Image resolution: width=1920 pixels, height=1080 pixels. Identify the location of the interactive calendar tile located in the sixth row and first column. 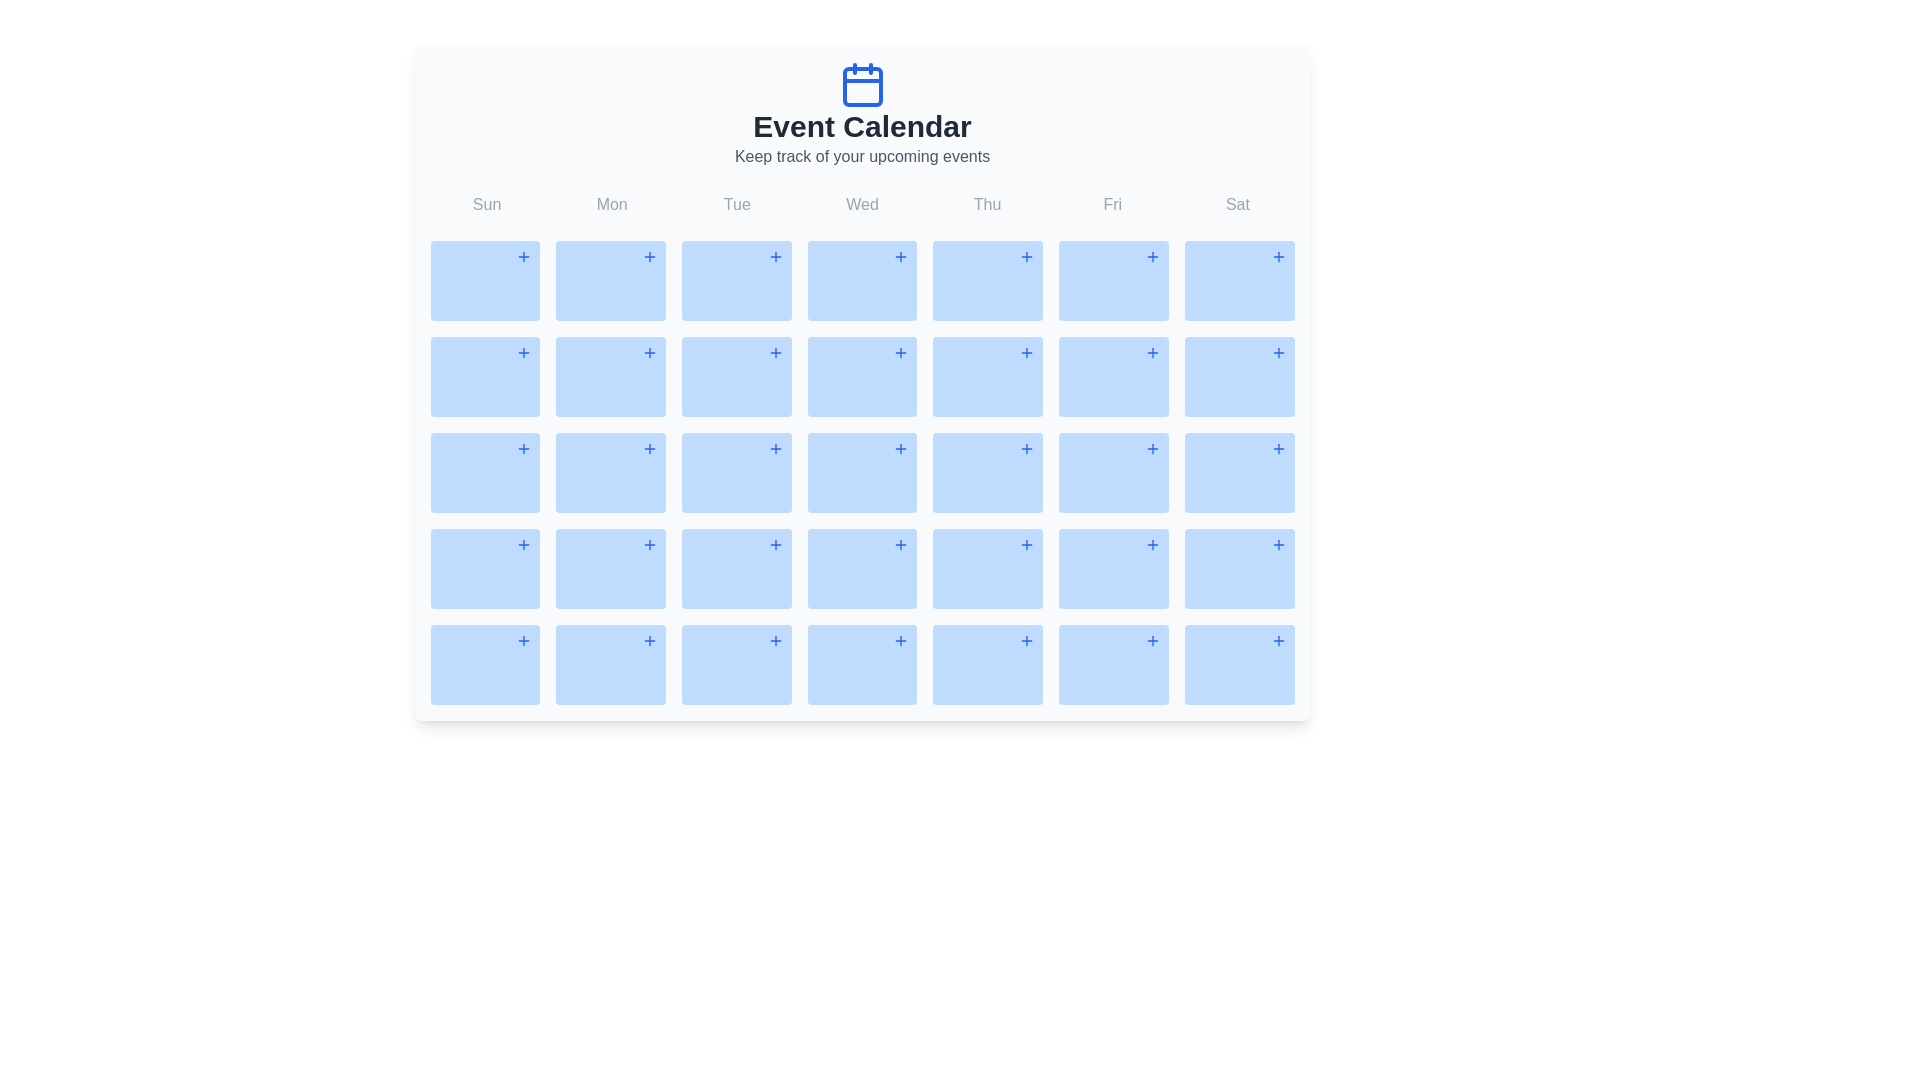
(485, 569).